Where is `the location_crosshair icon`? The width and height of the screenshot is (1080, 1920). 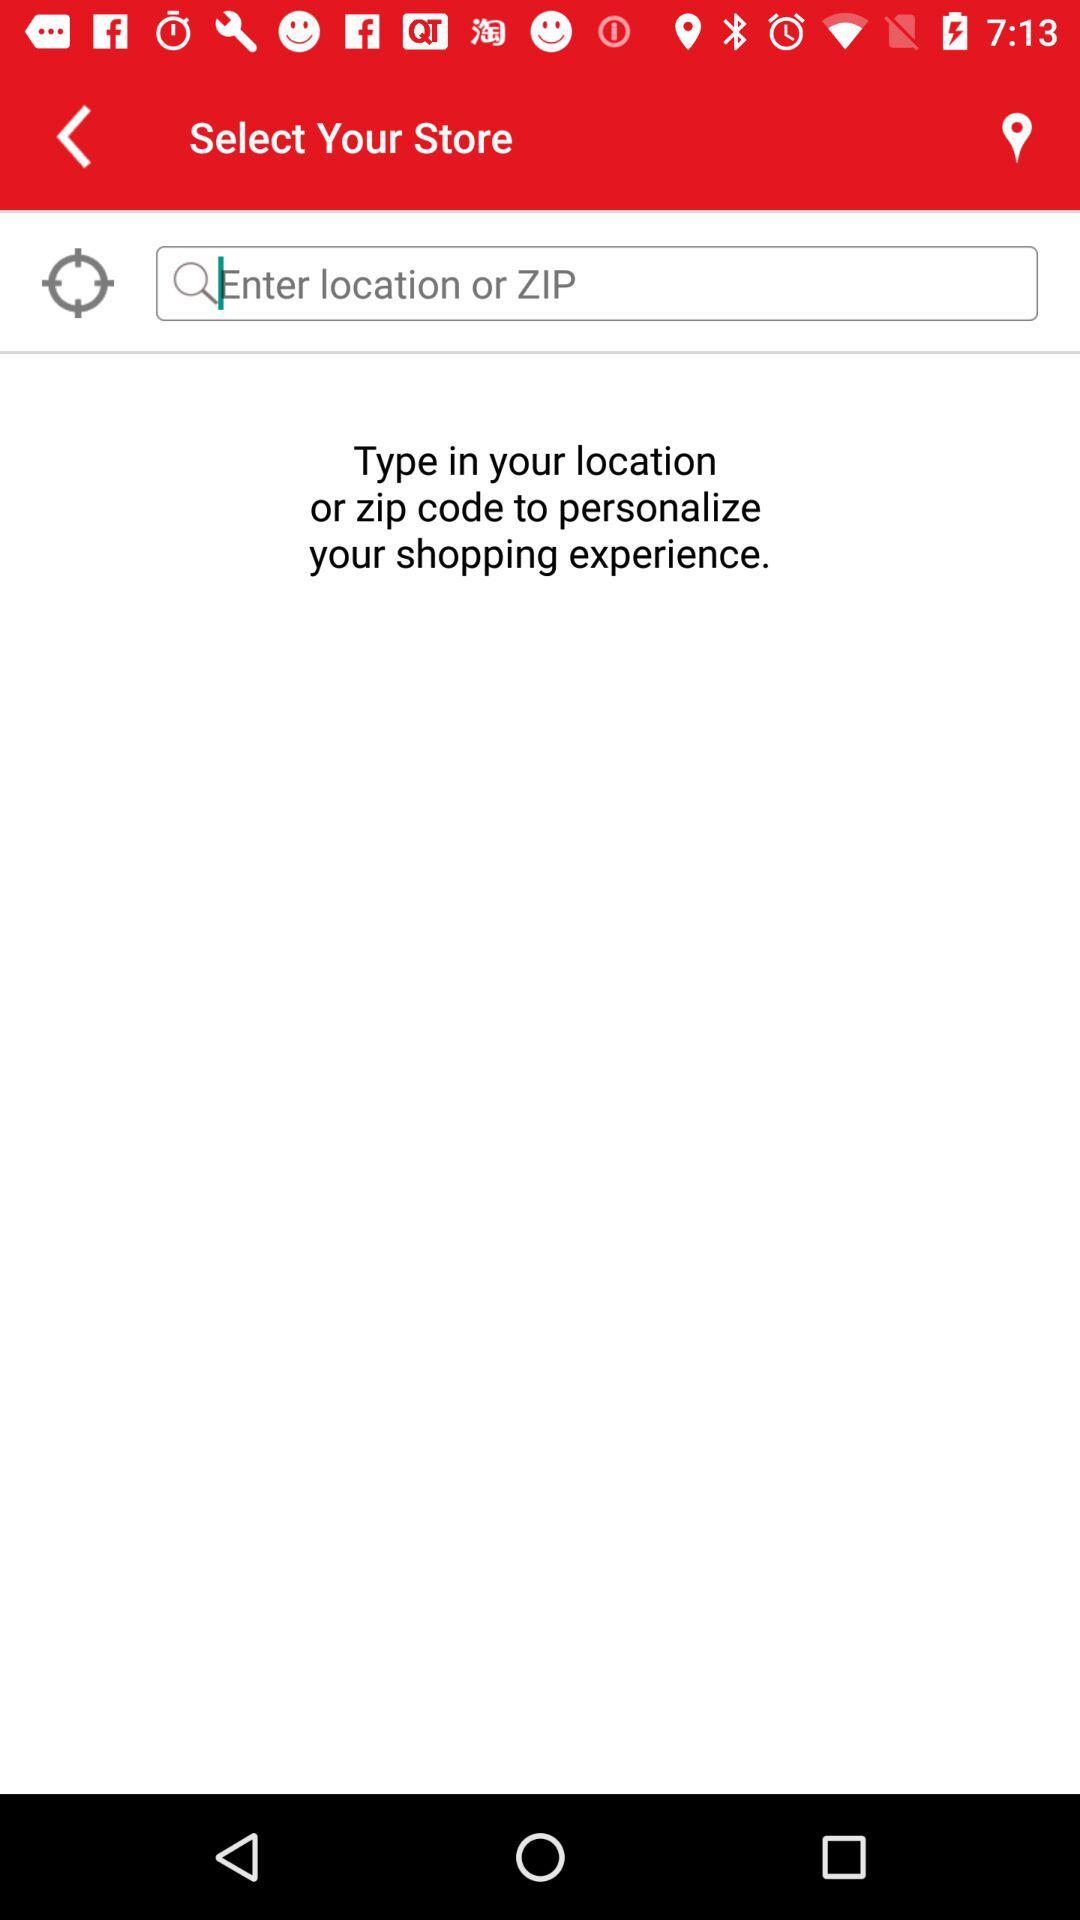 the location_crosshair icon is located at coordinates (76, 282).